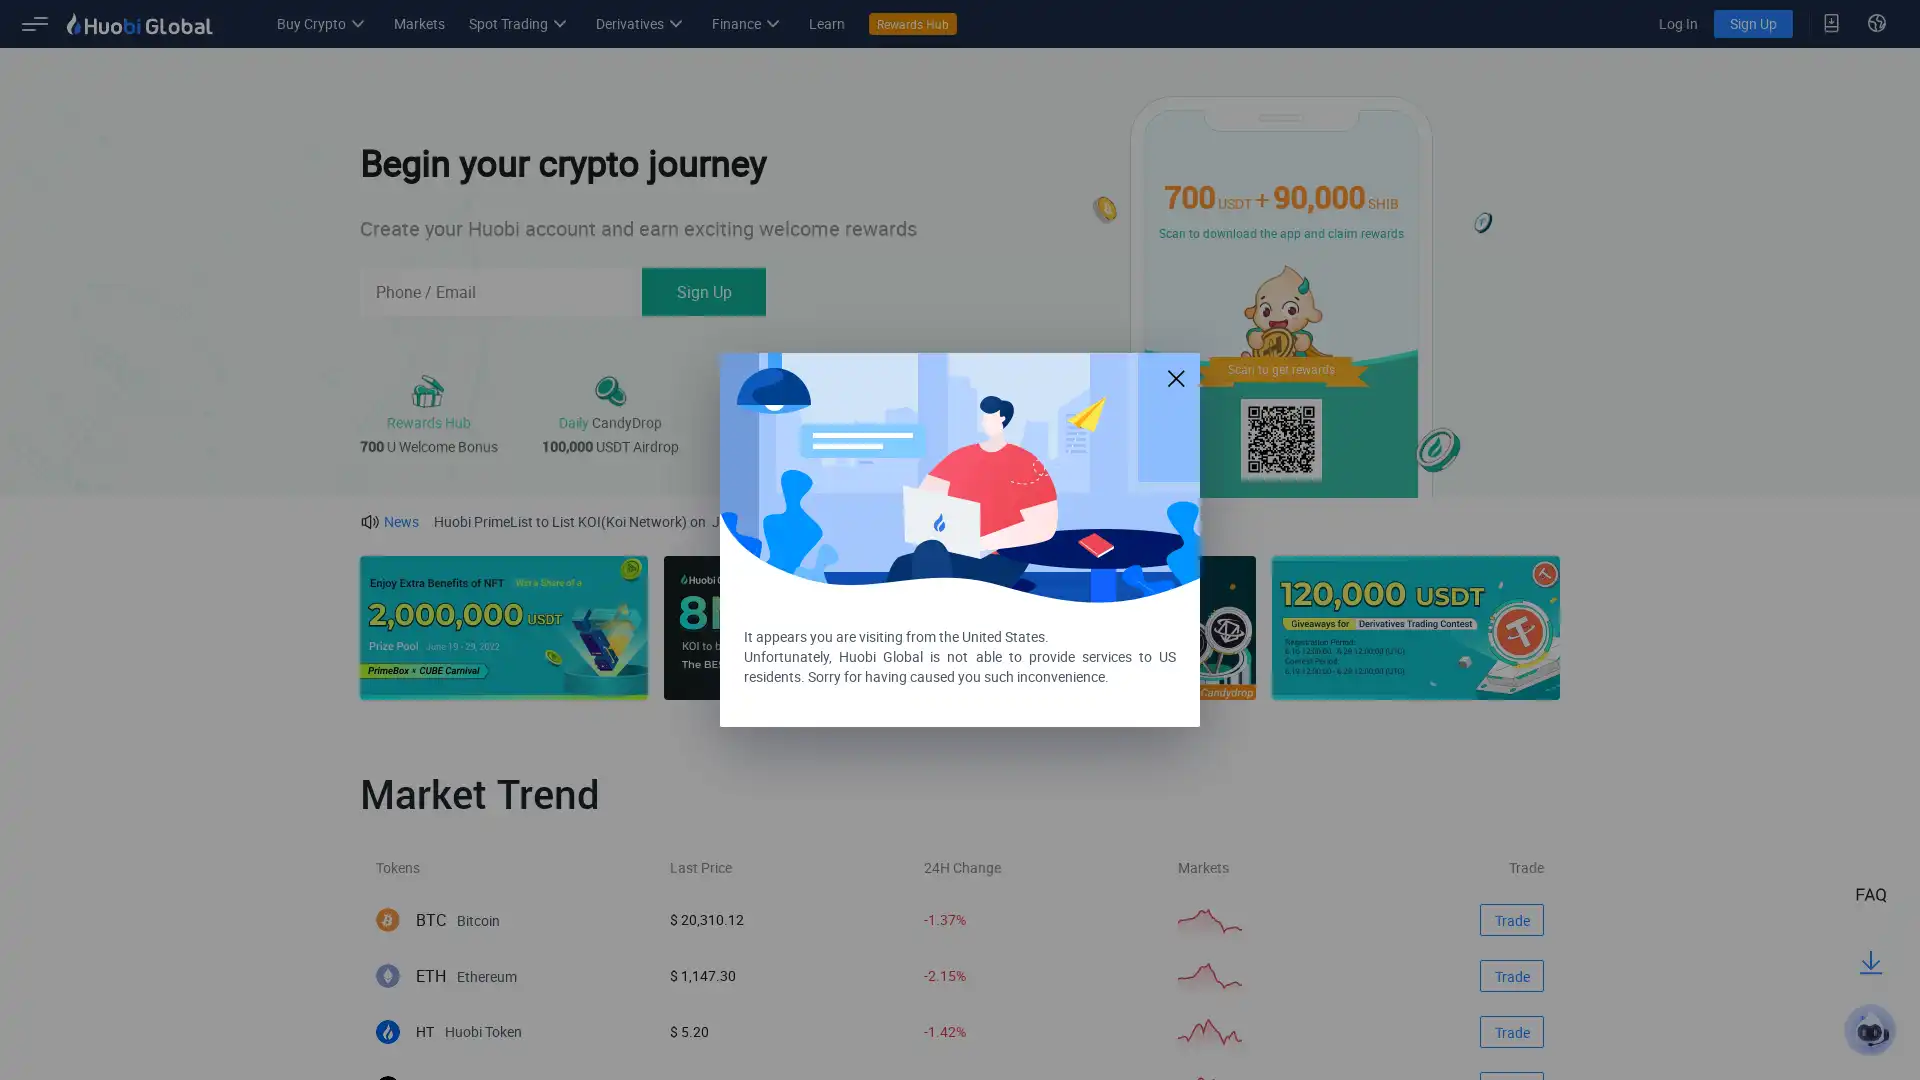  What do you see at coordinates (704, 292) in the screenshot?
I see `Sign Up` at bounding box center [704, 292].